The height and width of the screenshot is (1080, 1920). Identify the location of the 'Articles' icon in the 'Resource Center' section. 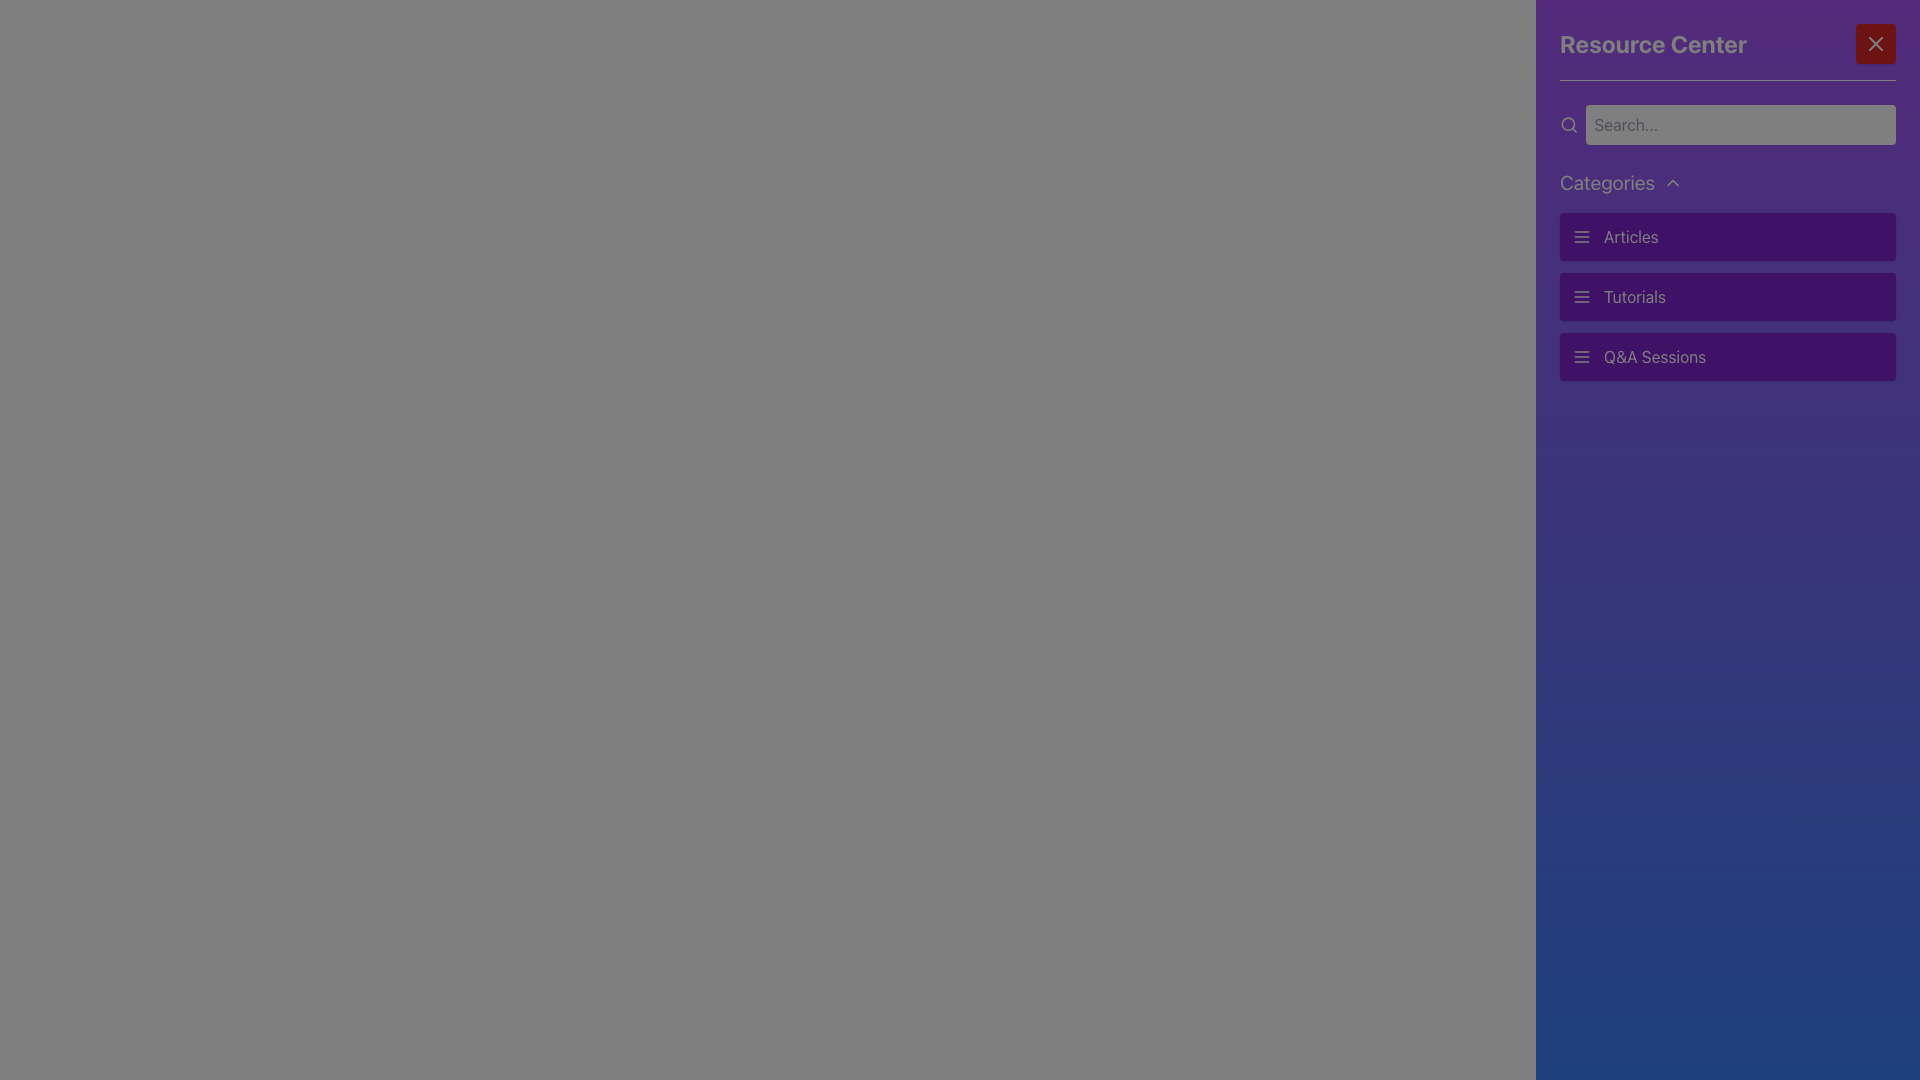
(1581, 235).